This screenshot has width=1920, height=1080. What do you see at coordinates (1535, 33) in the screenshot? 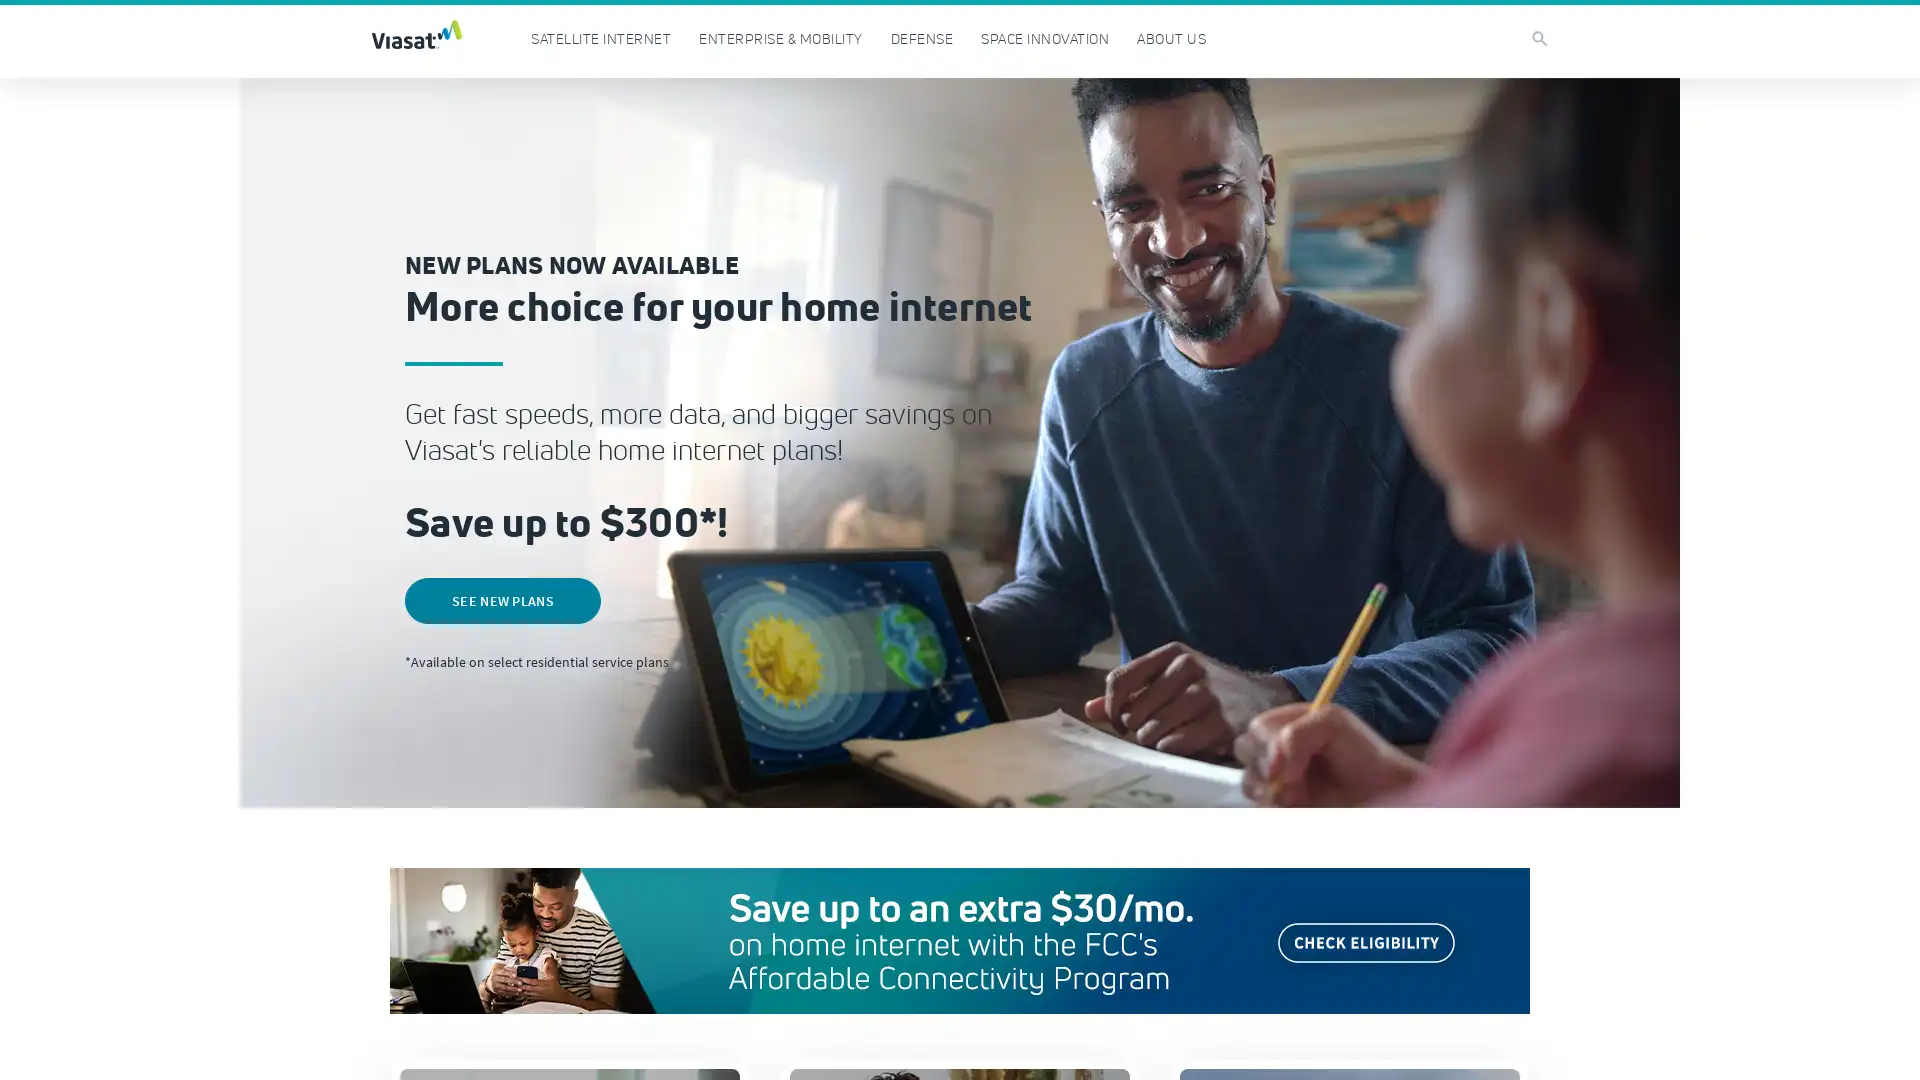
I see `search icon` at bounding box center [1535, 33].